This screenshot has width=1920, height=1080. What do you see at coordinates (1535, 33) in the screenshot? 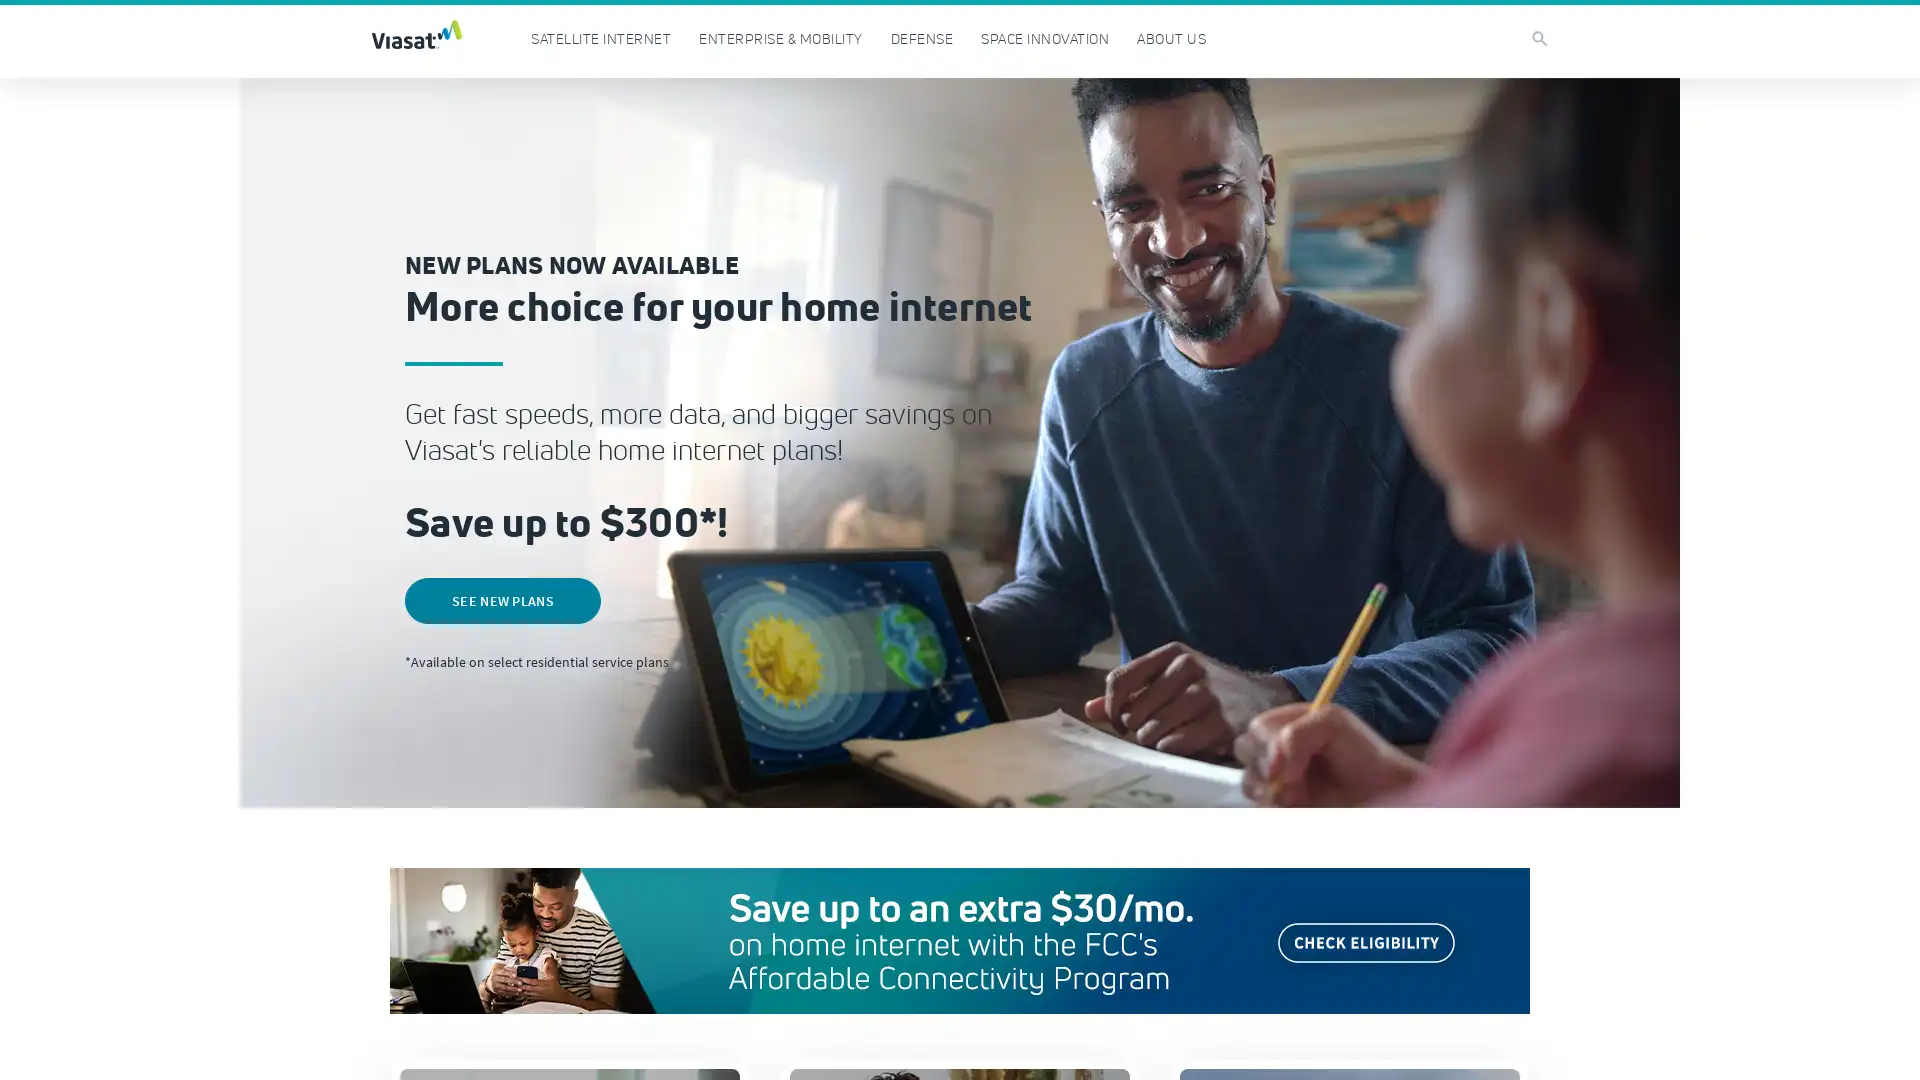
I see `search icon` at bounding box center [1535, 33].